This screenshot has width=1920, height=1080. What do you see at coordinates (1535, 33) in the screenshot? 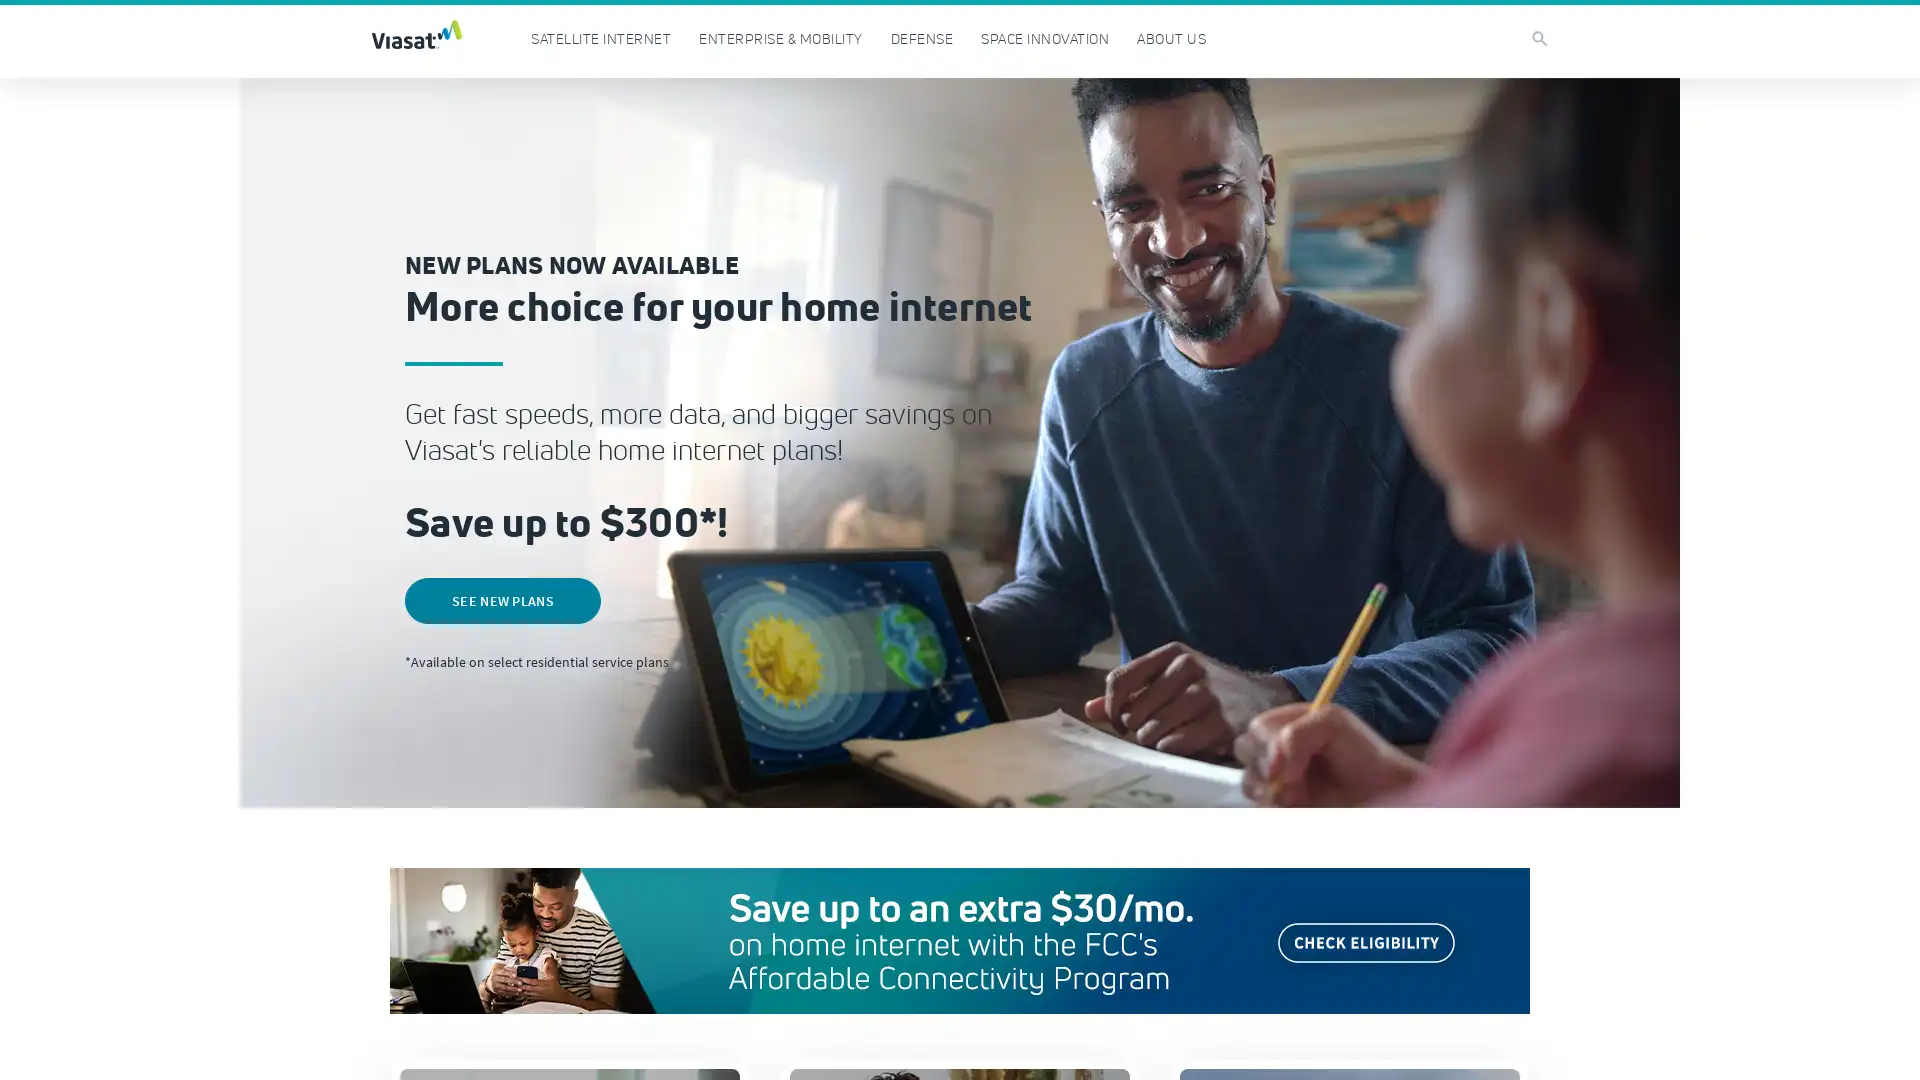
I see `search icon` at bounding box center [1535, 33].